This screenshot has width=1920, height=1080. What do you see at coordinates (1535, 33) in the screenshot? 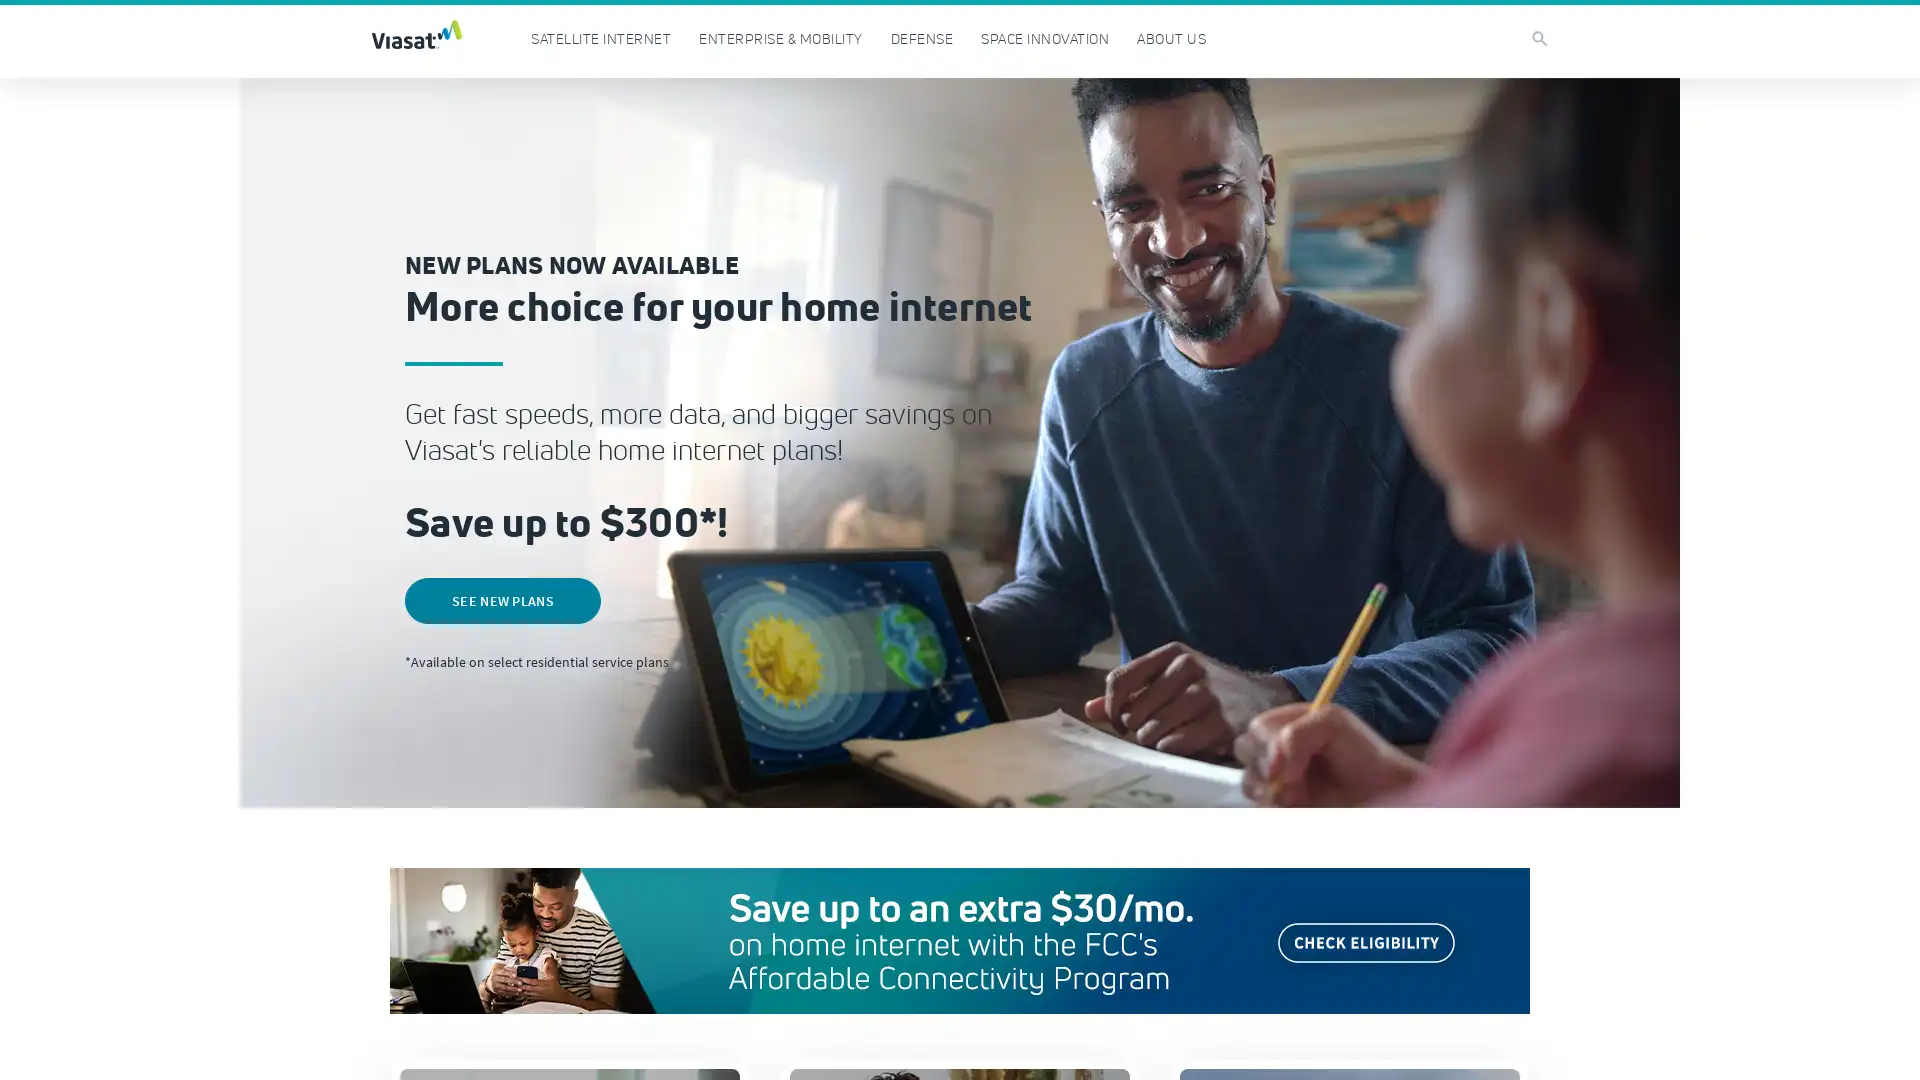
I see `search icon` at bounding box center [1535, 33].